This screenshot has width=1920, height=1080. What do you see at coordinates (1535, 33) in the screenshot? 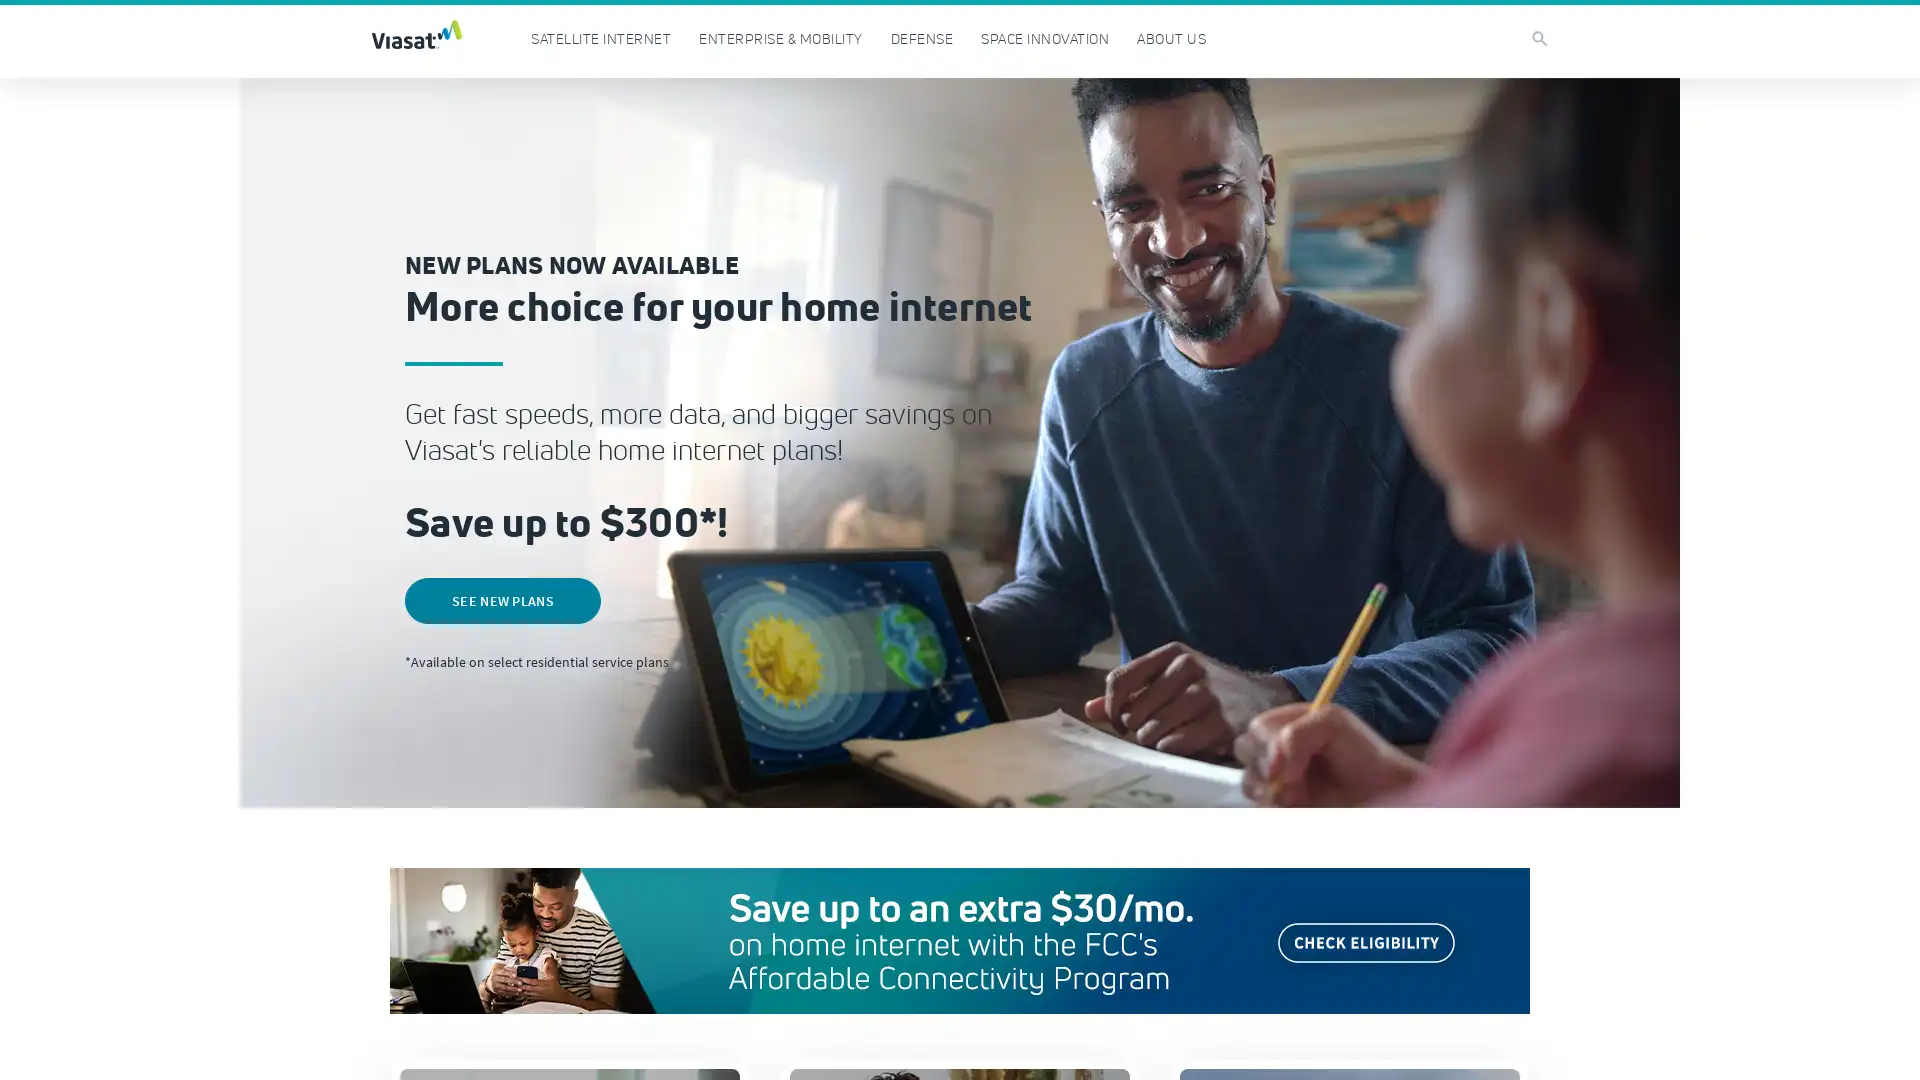
I see `search icon` at bounding box center [1535, 33].